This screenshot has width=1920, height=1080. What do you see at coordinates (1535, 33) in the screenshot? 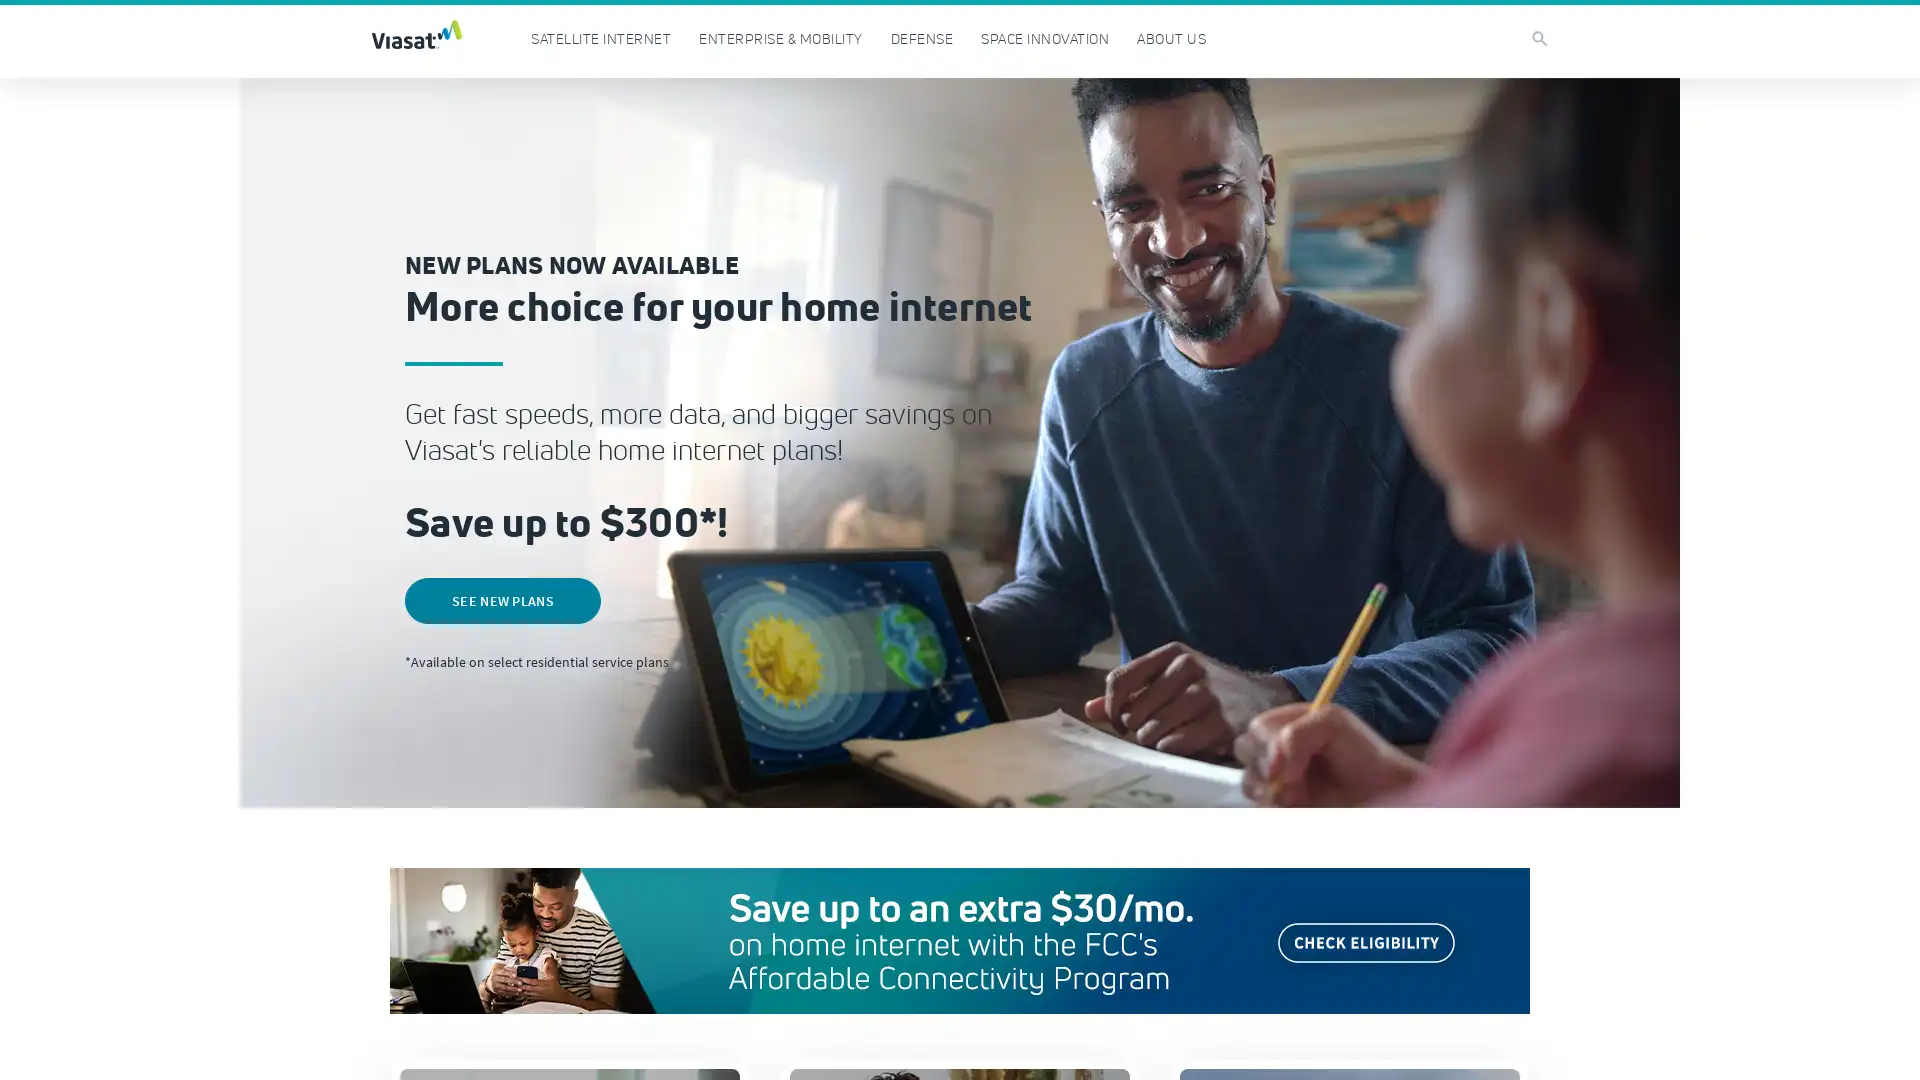
I see `search icon` at bounding box center [1535, 33].